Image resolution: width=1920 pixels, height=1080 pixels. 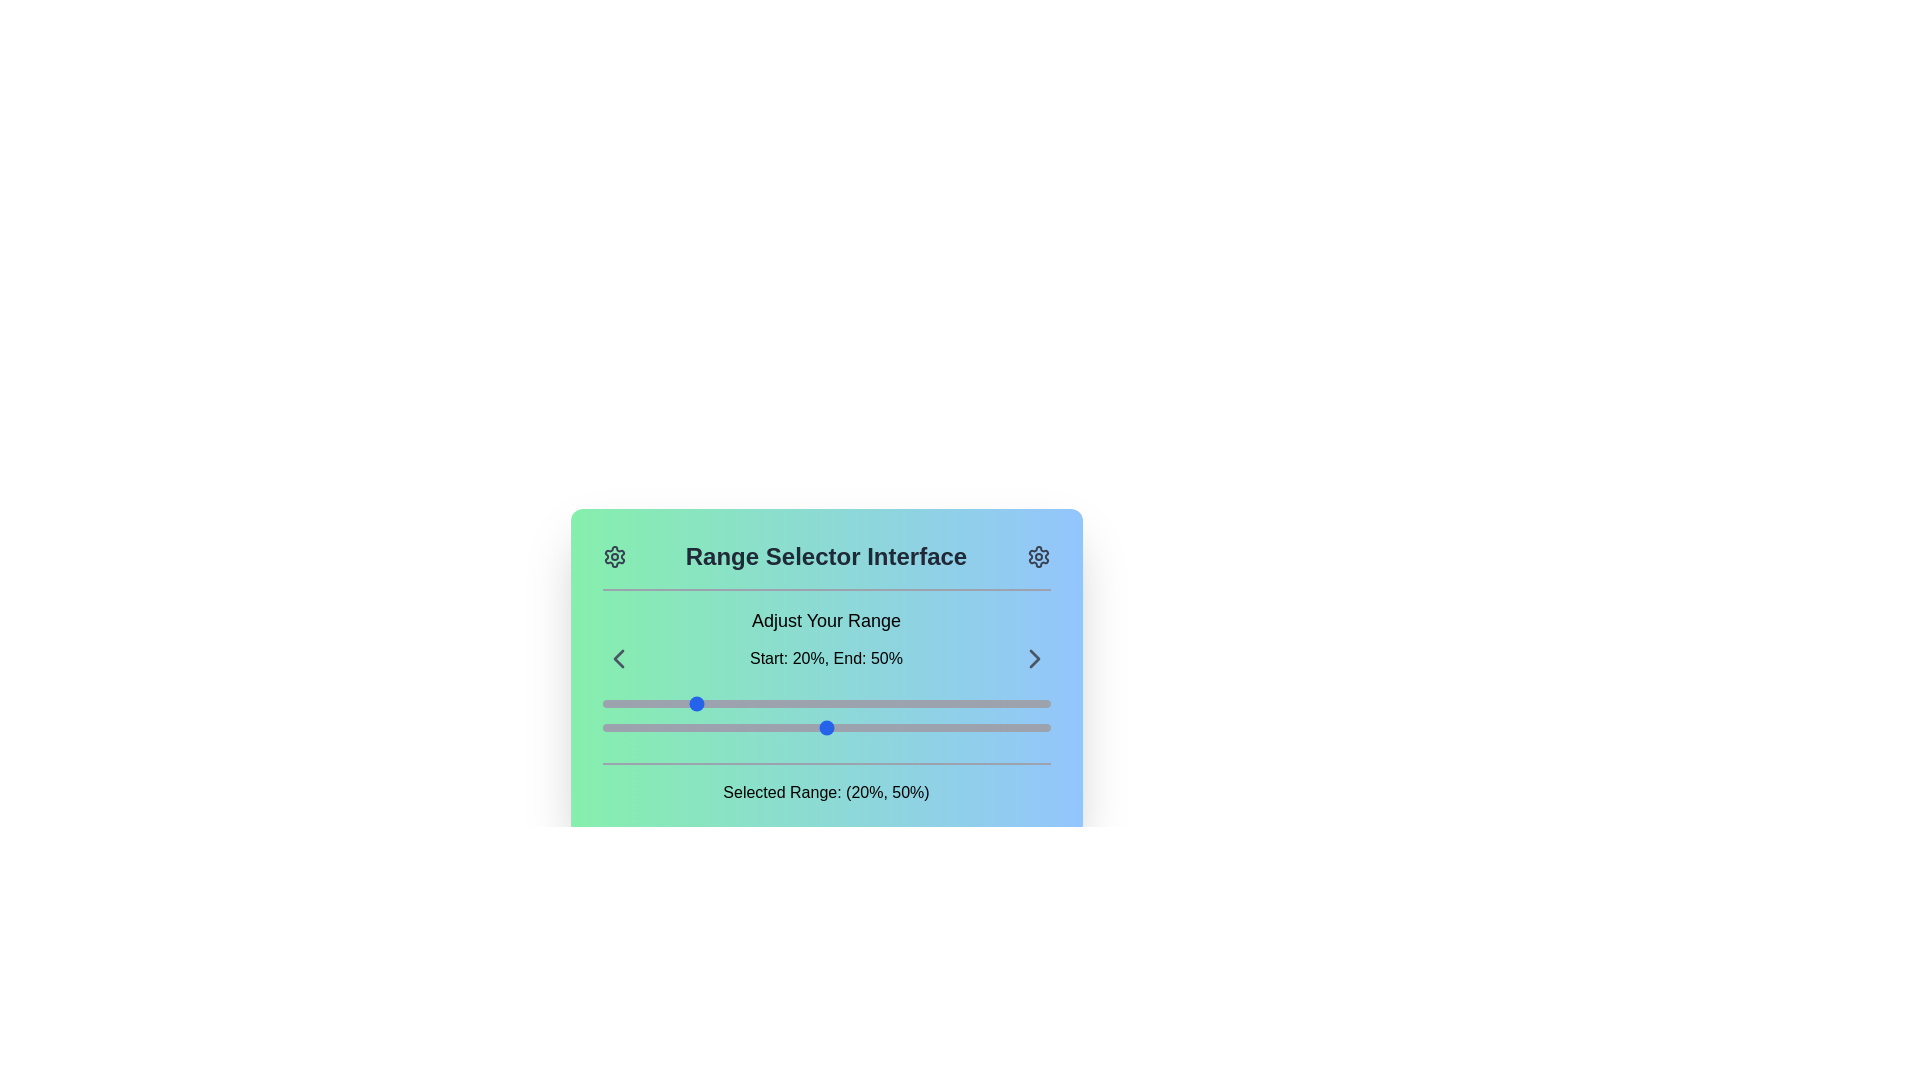 What do you see at coordinates (1034, 659) in the screenshot?
I see `the navigation button located on the right side of the text 'Start: 20%, End: 50%', which allows users to proceed to the next item or step` at bounding box center [1034, 659].